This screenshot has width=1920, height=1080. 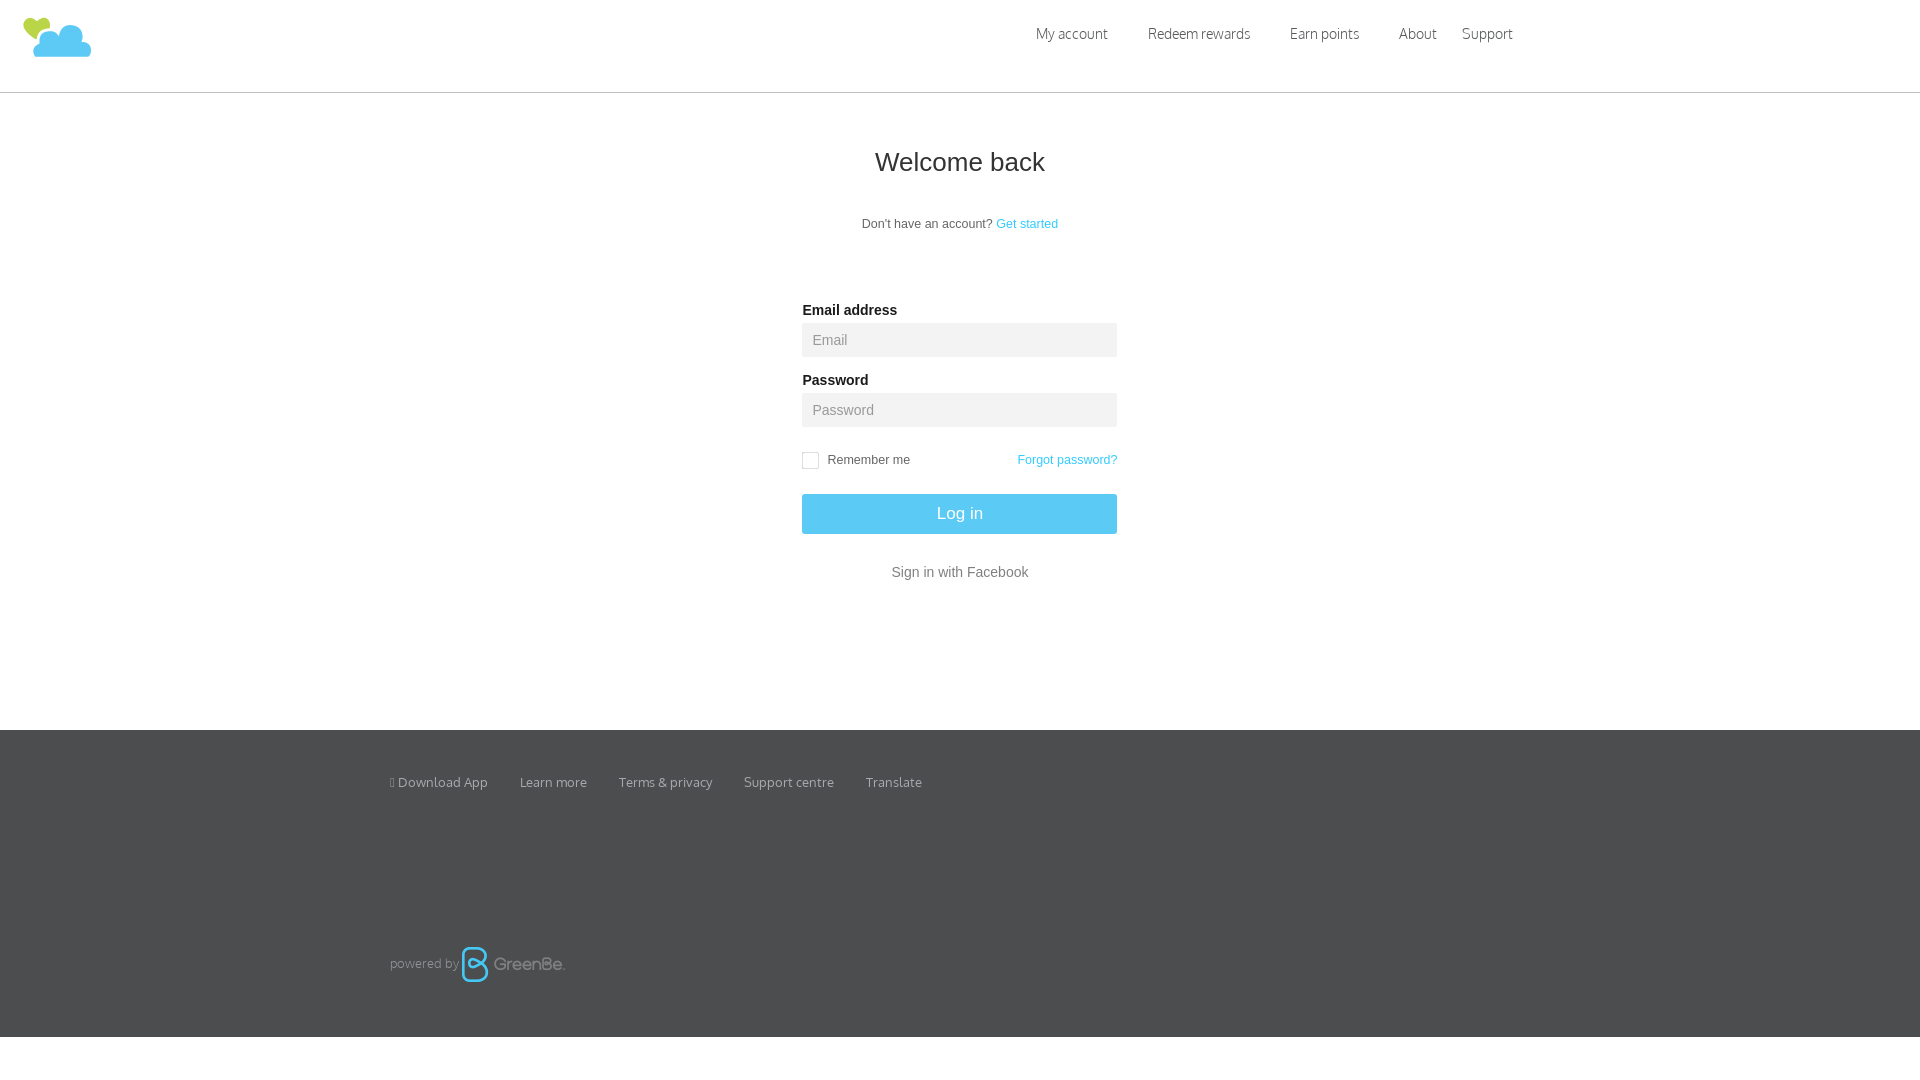 I want to click on 'About', so click(x=1416, y=33).